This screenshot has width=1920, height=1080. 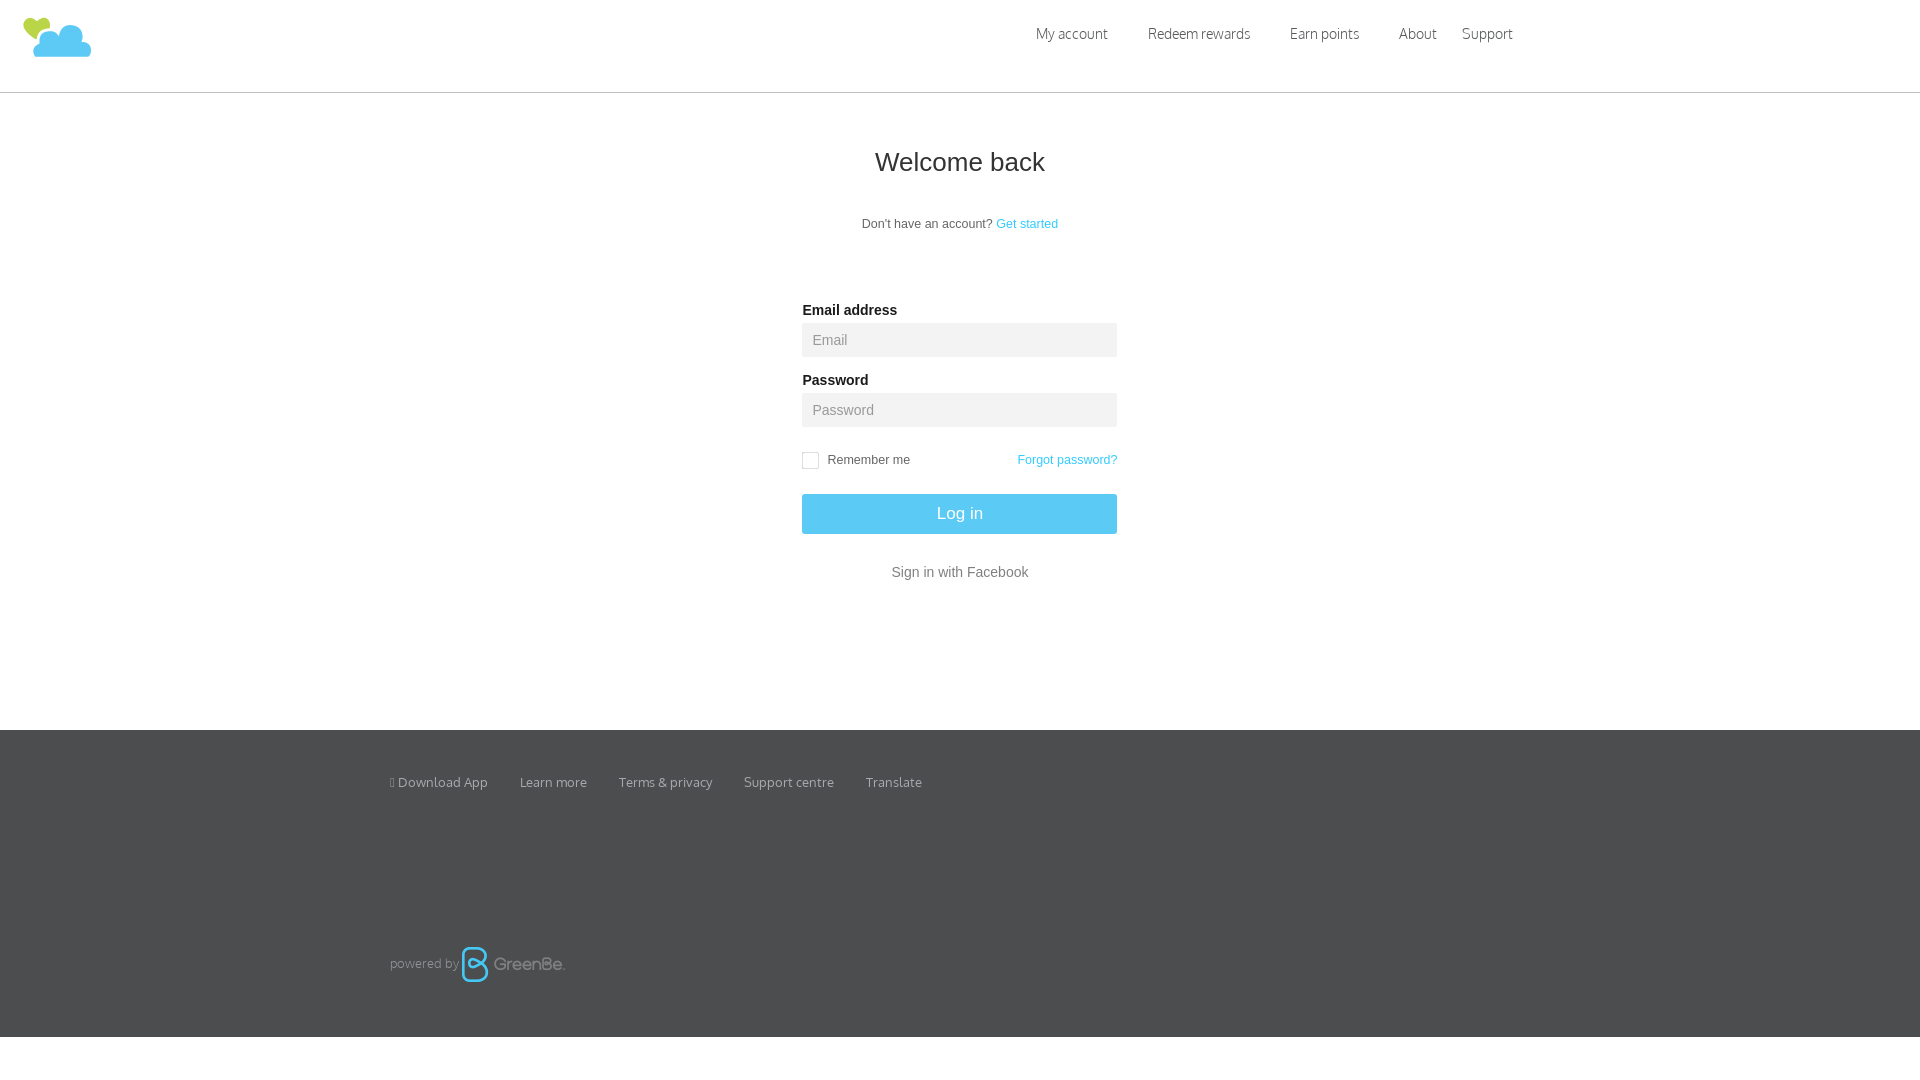 I want to click on 'About', so click(x=1416, y=33).